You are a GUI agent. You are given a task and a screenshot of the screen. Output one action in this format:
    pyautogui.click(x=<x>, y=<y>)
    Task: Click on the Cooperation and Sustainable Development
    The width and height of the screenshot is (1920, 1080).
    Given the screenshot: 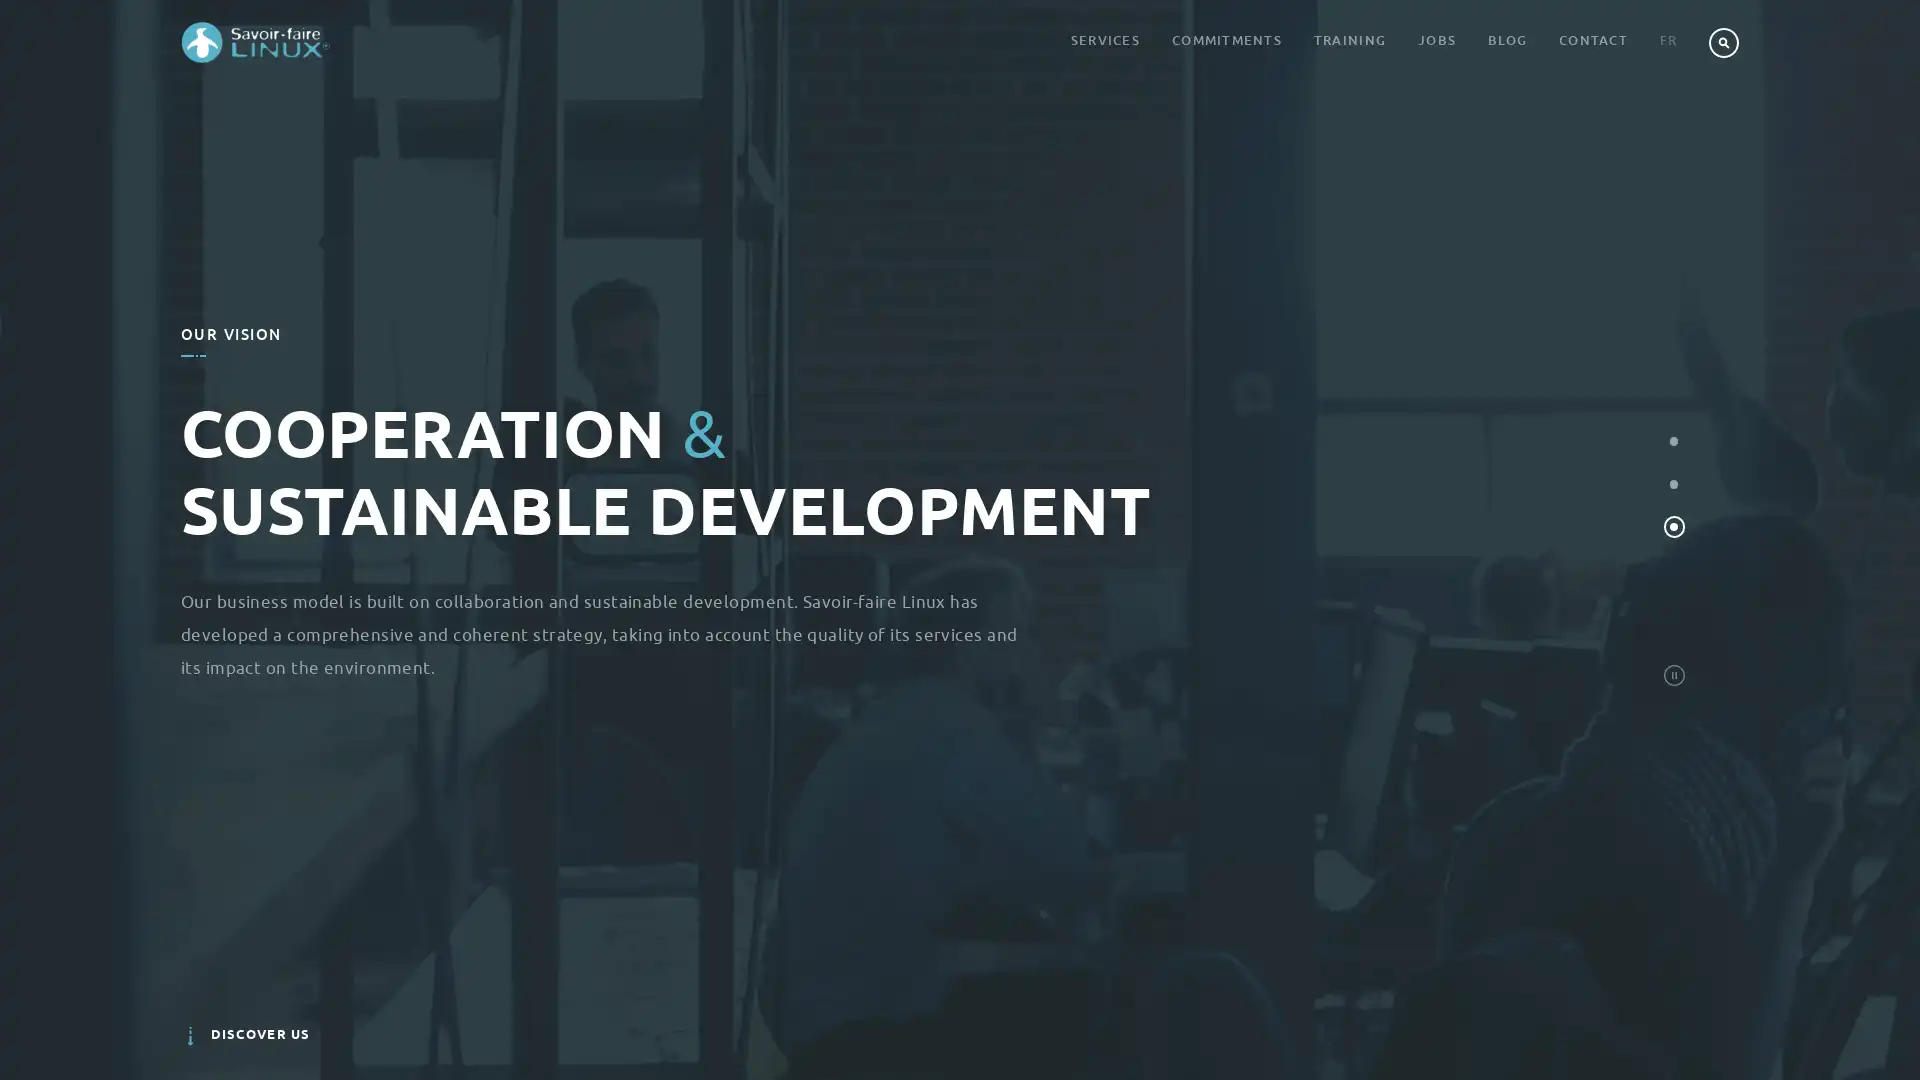 What is the action you would take?
    pyautogui.click(x=1673, y=525)
    